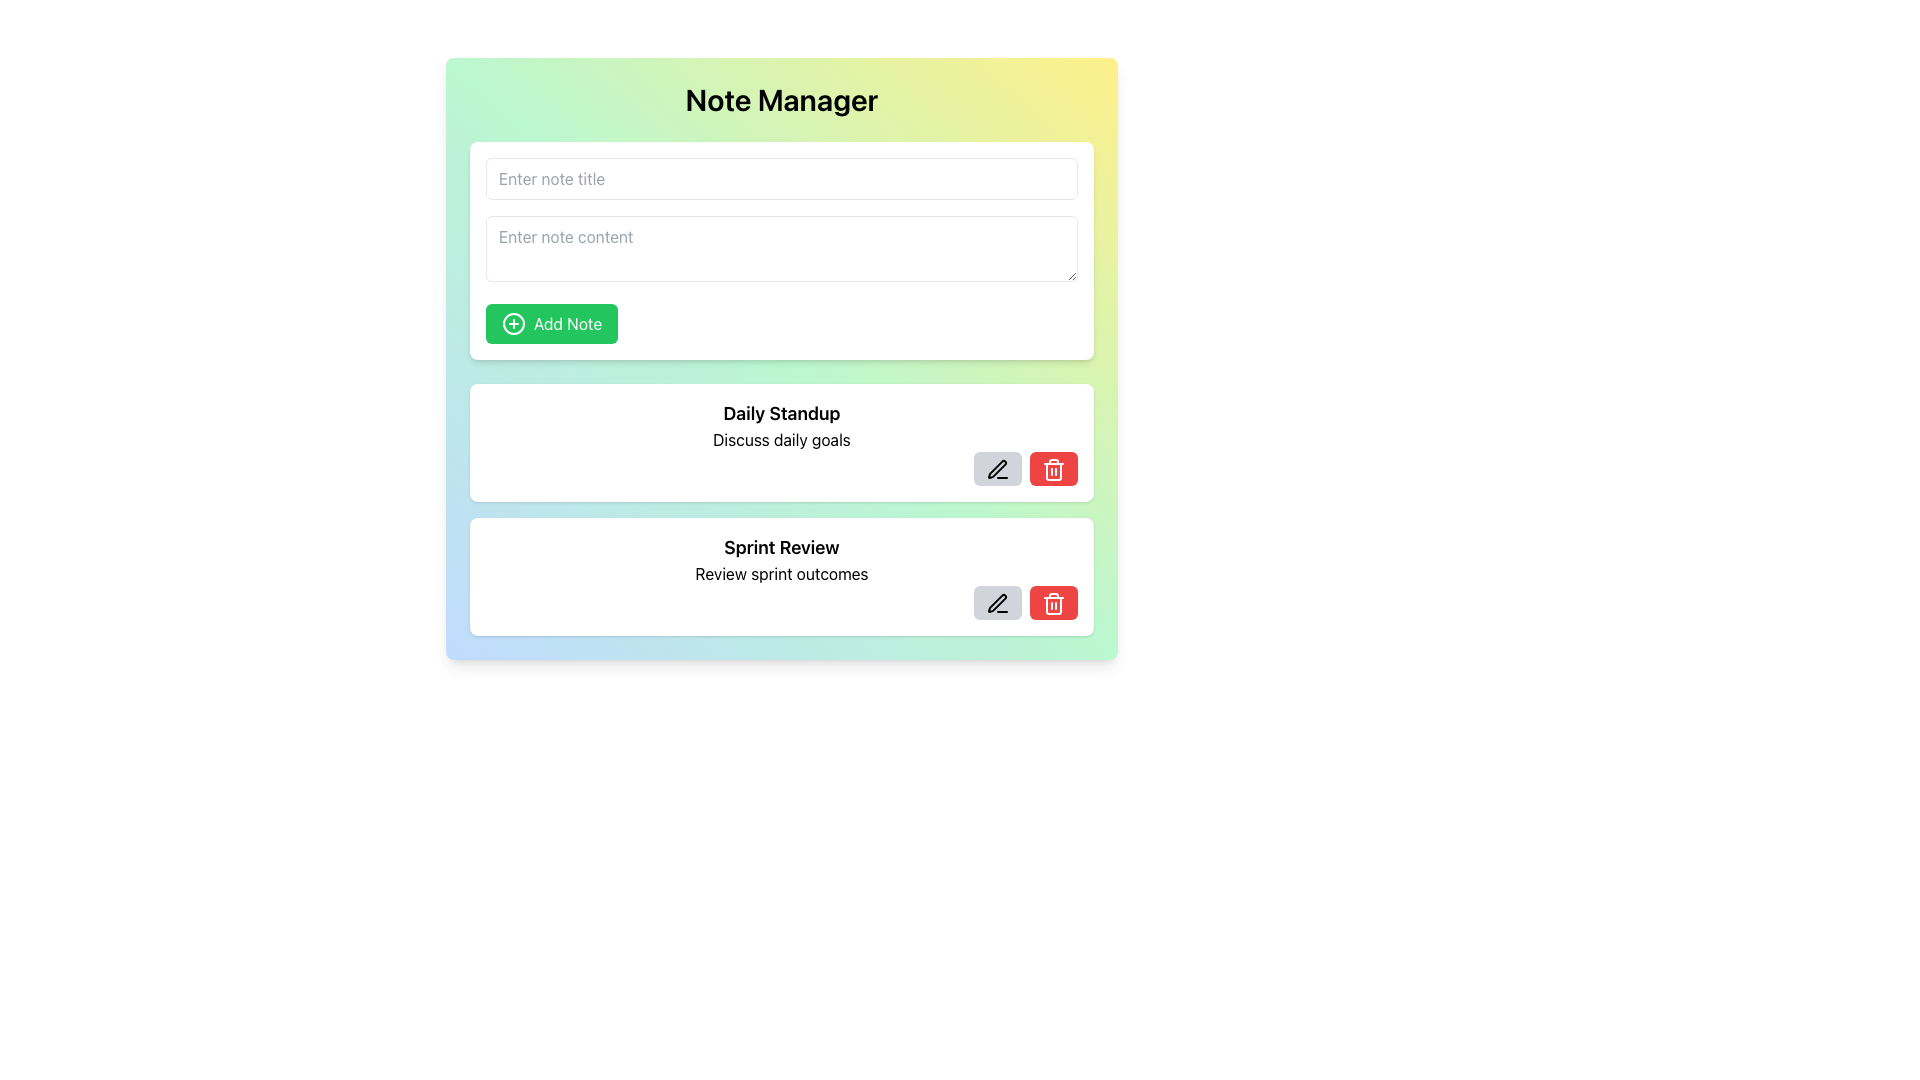 The height and width of the screenshot is (1080, 1920). What do you see at coordinates (781, 438) in the screenshot?
I see `the static text element that reads 'Discuss daily goals', which is styled with standard text formatting and positioned below the 'Daily Standup' heading in a white rounded rectangle card` at bounding box center [781, 438].